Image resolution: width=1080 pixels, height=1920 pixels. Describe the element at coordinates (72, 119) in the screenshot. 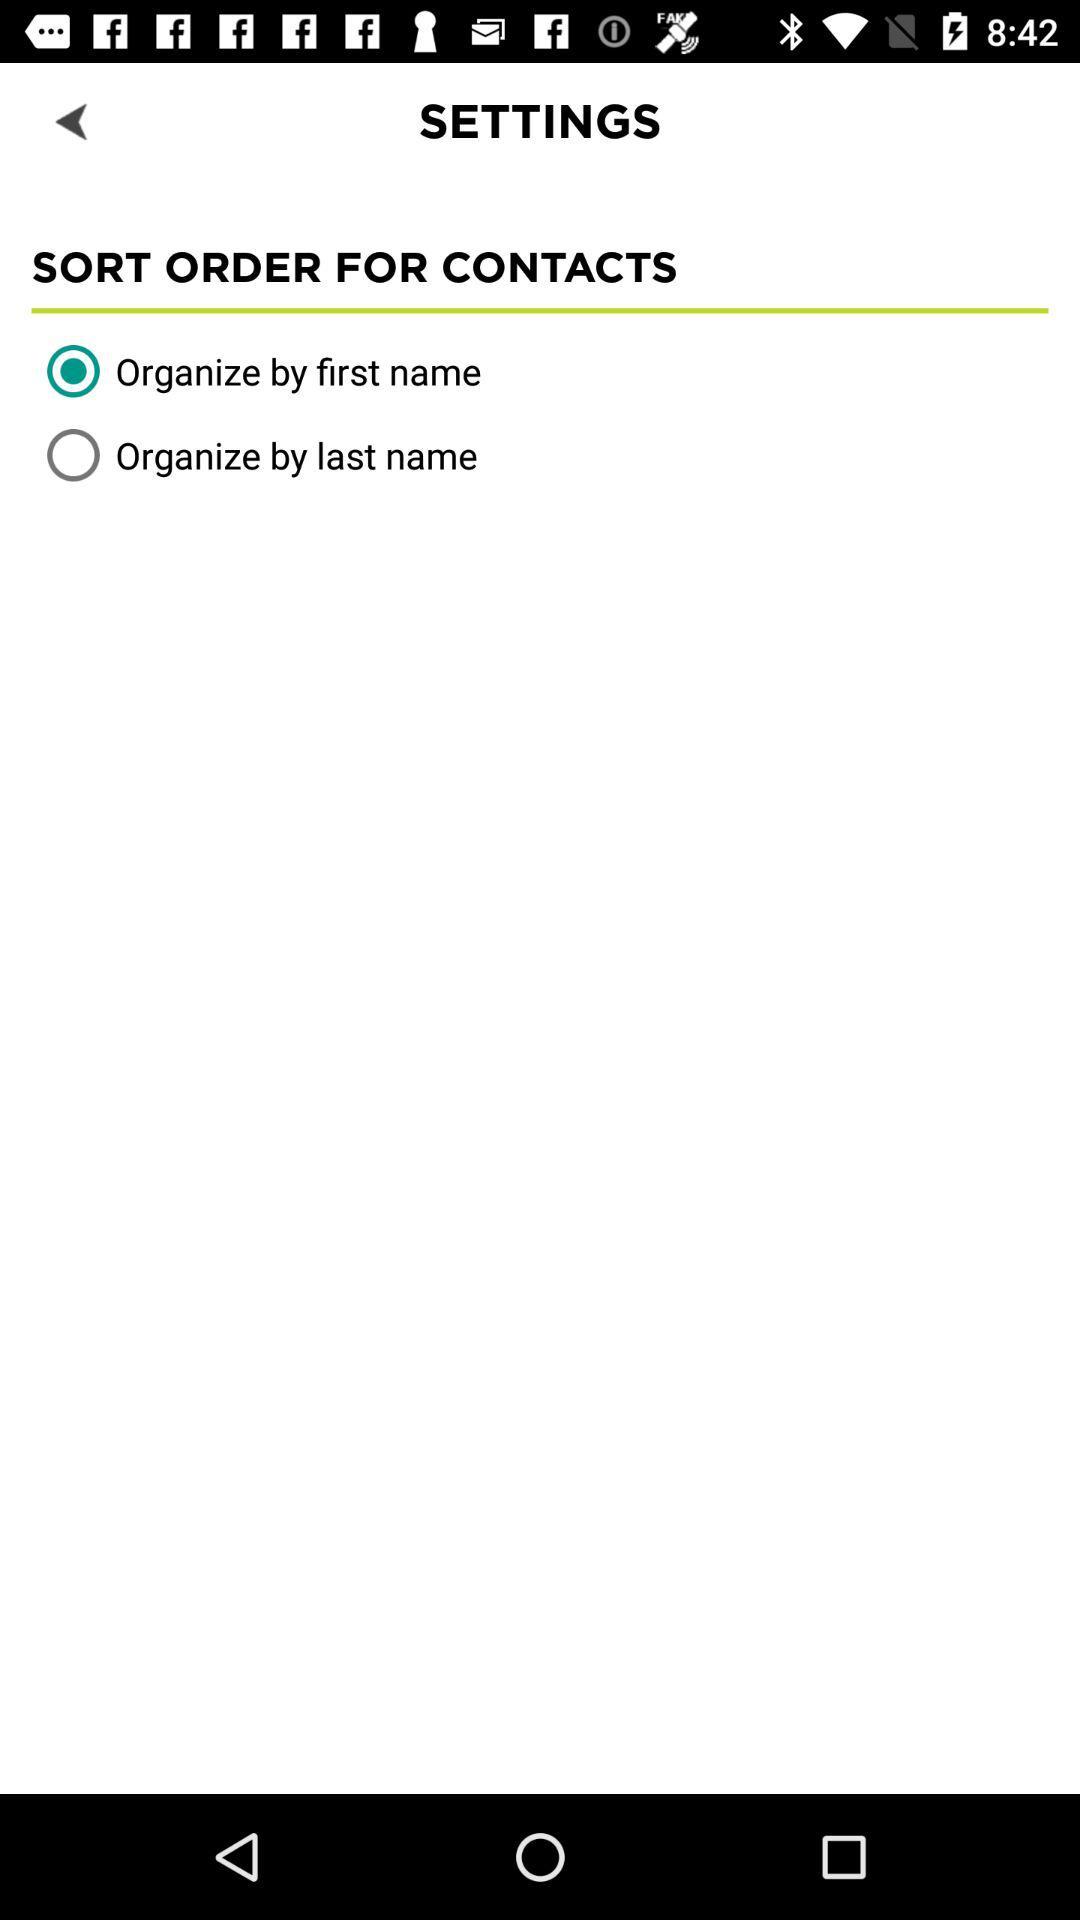

I see `back` at that location.